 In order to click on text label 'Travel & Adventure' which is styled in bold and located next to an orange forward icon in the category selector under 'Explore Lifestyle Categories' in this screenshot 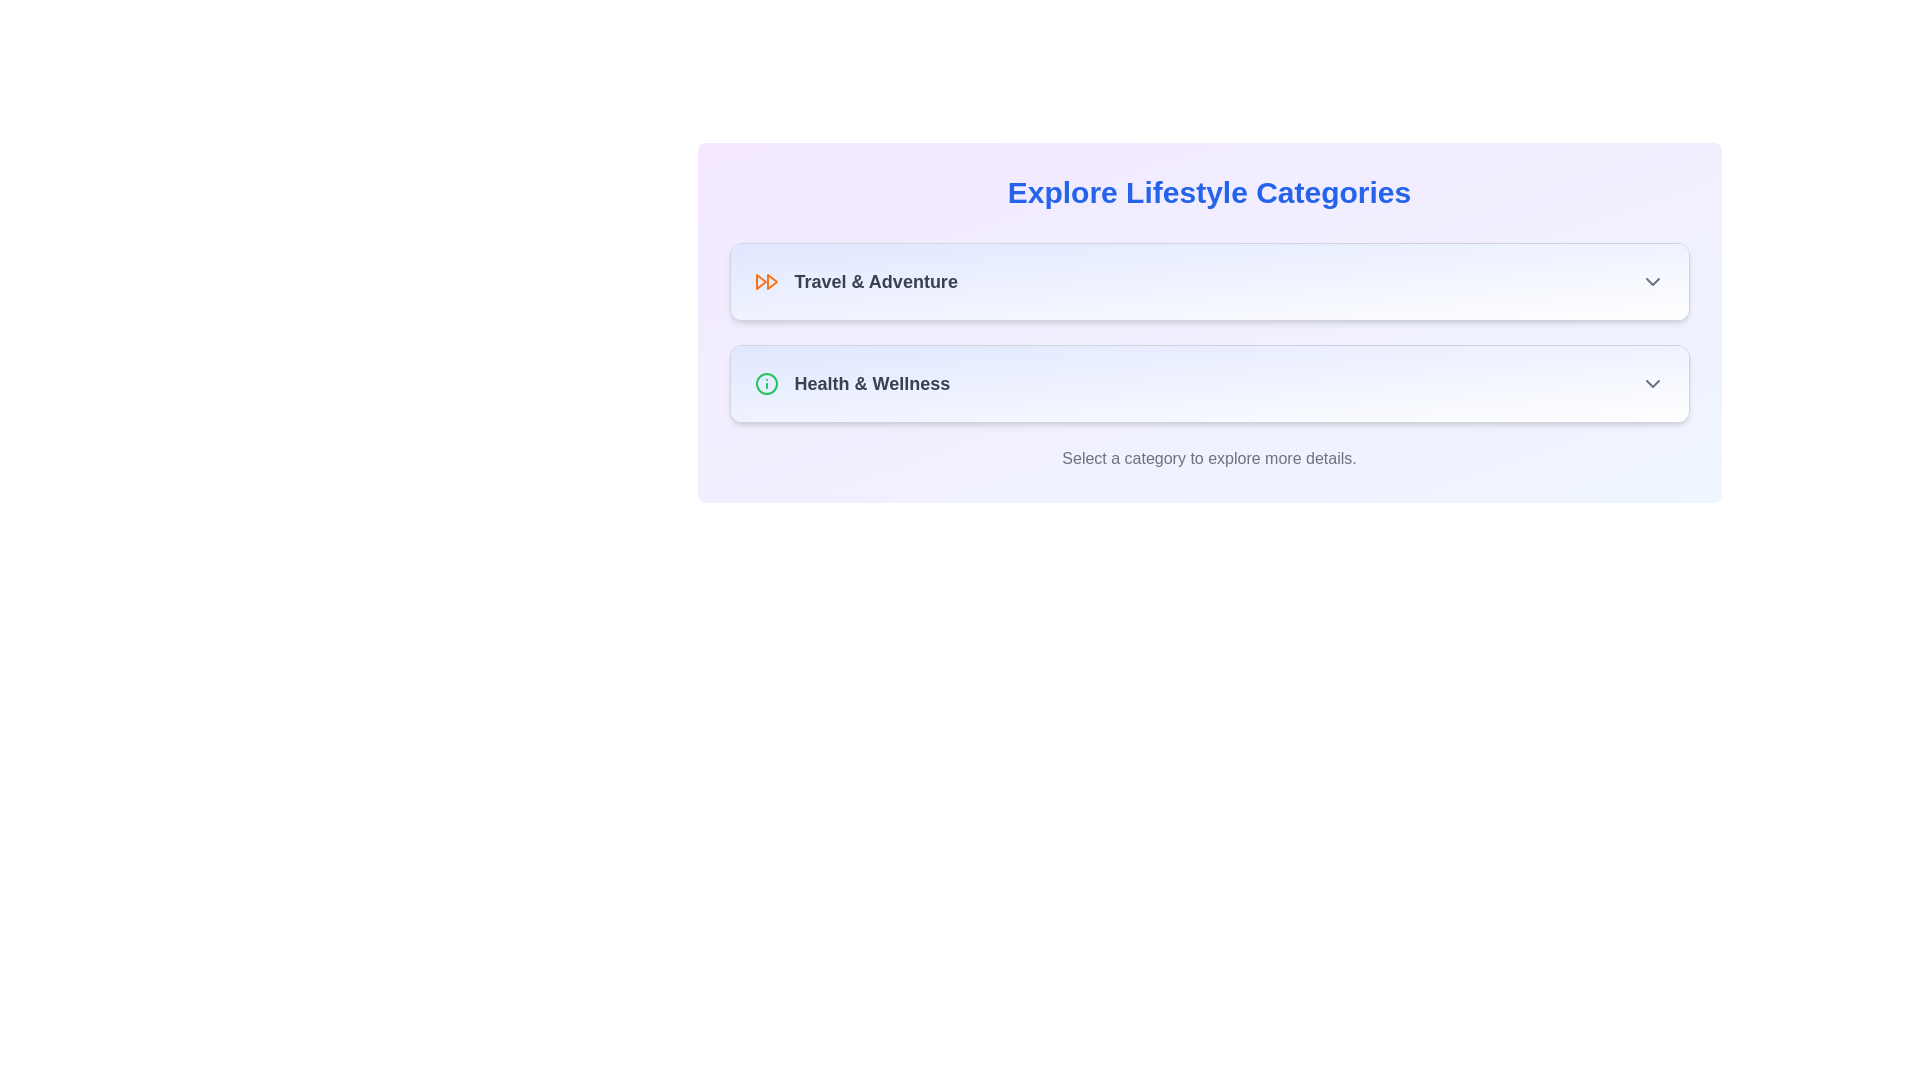, I will do `click(876, 281)`.